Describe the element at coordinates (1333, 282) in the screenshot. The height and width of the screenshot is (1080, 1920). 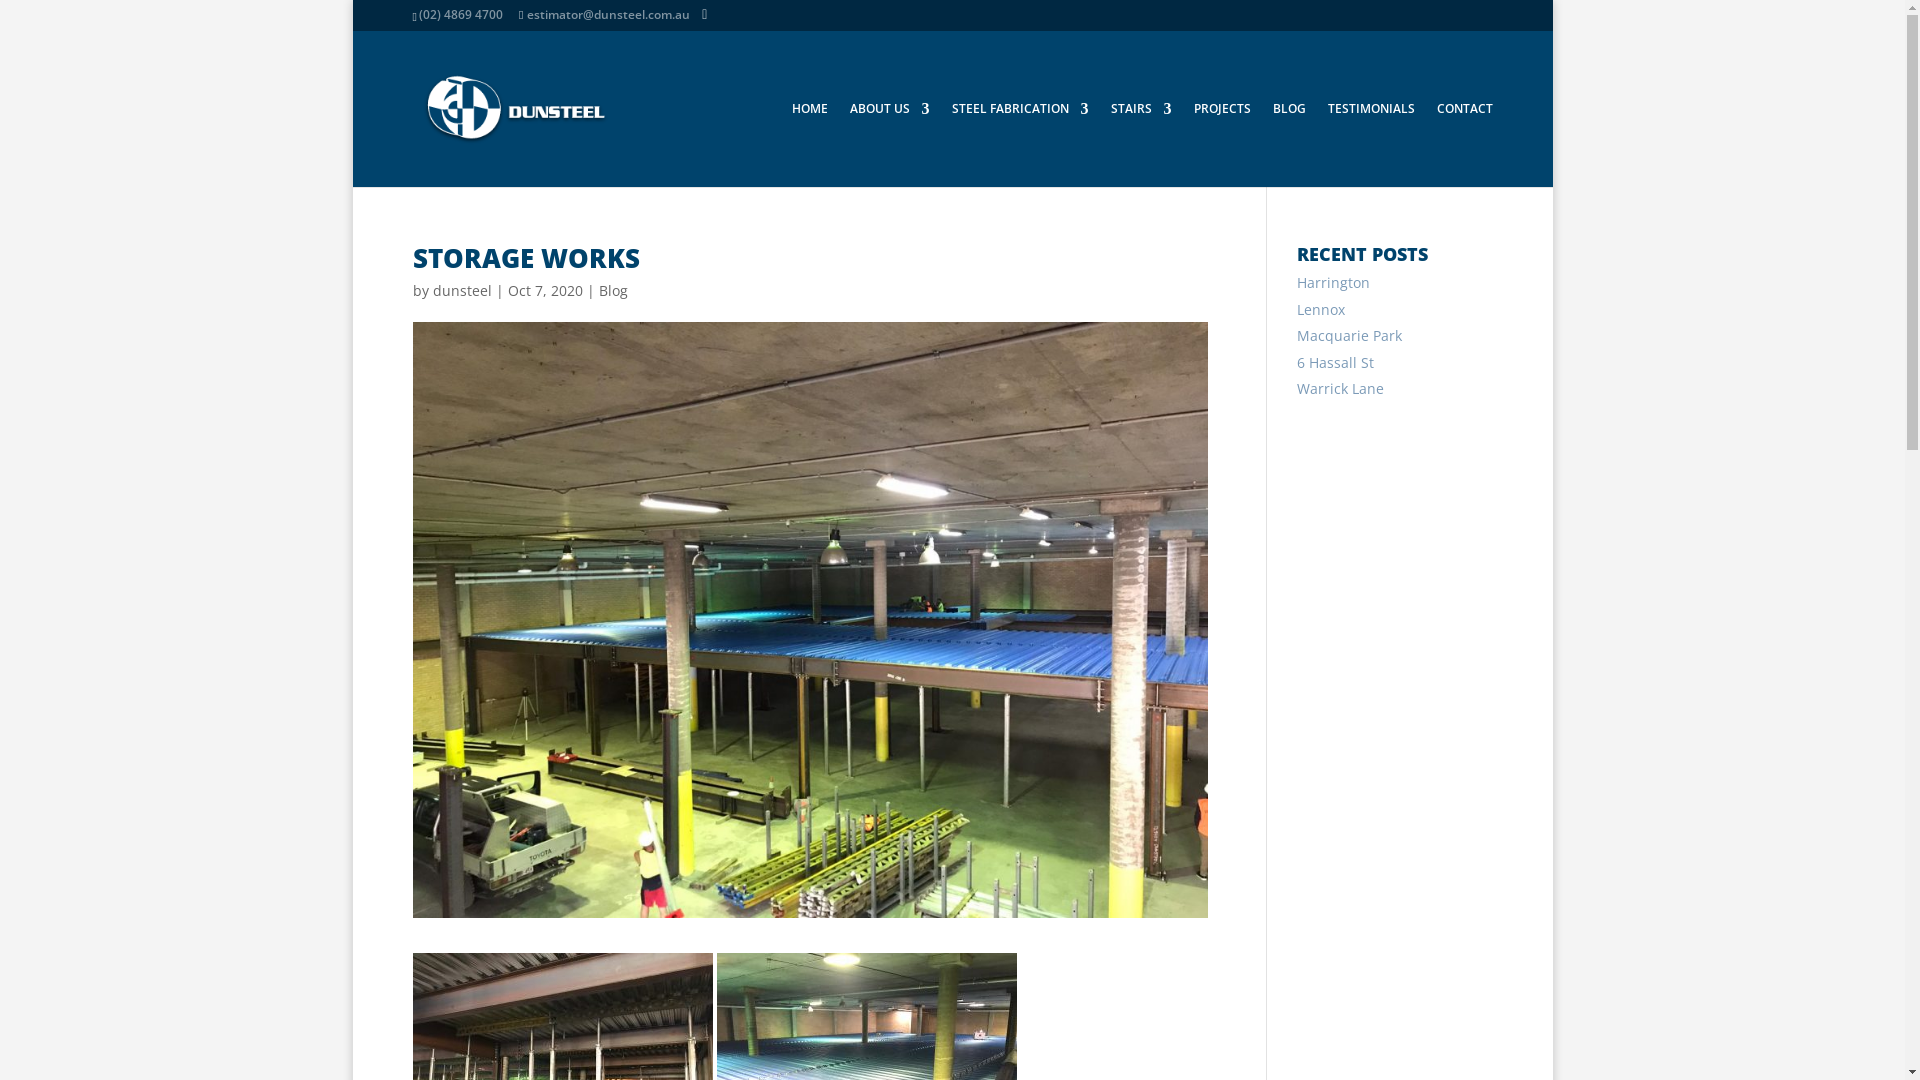
I see `'Harrington'` at that location.